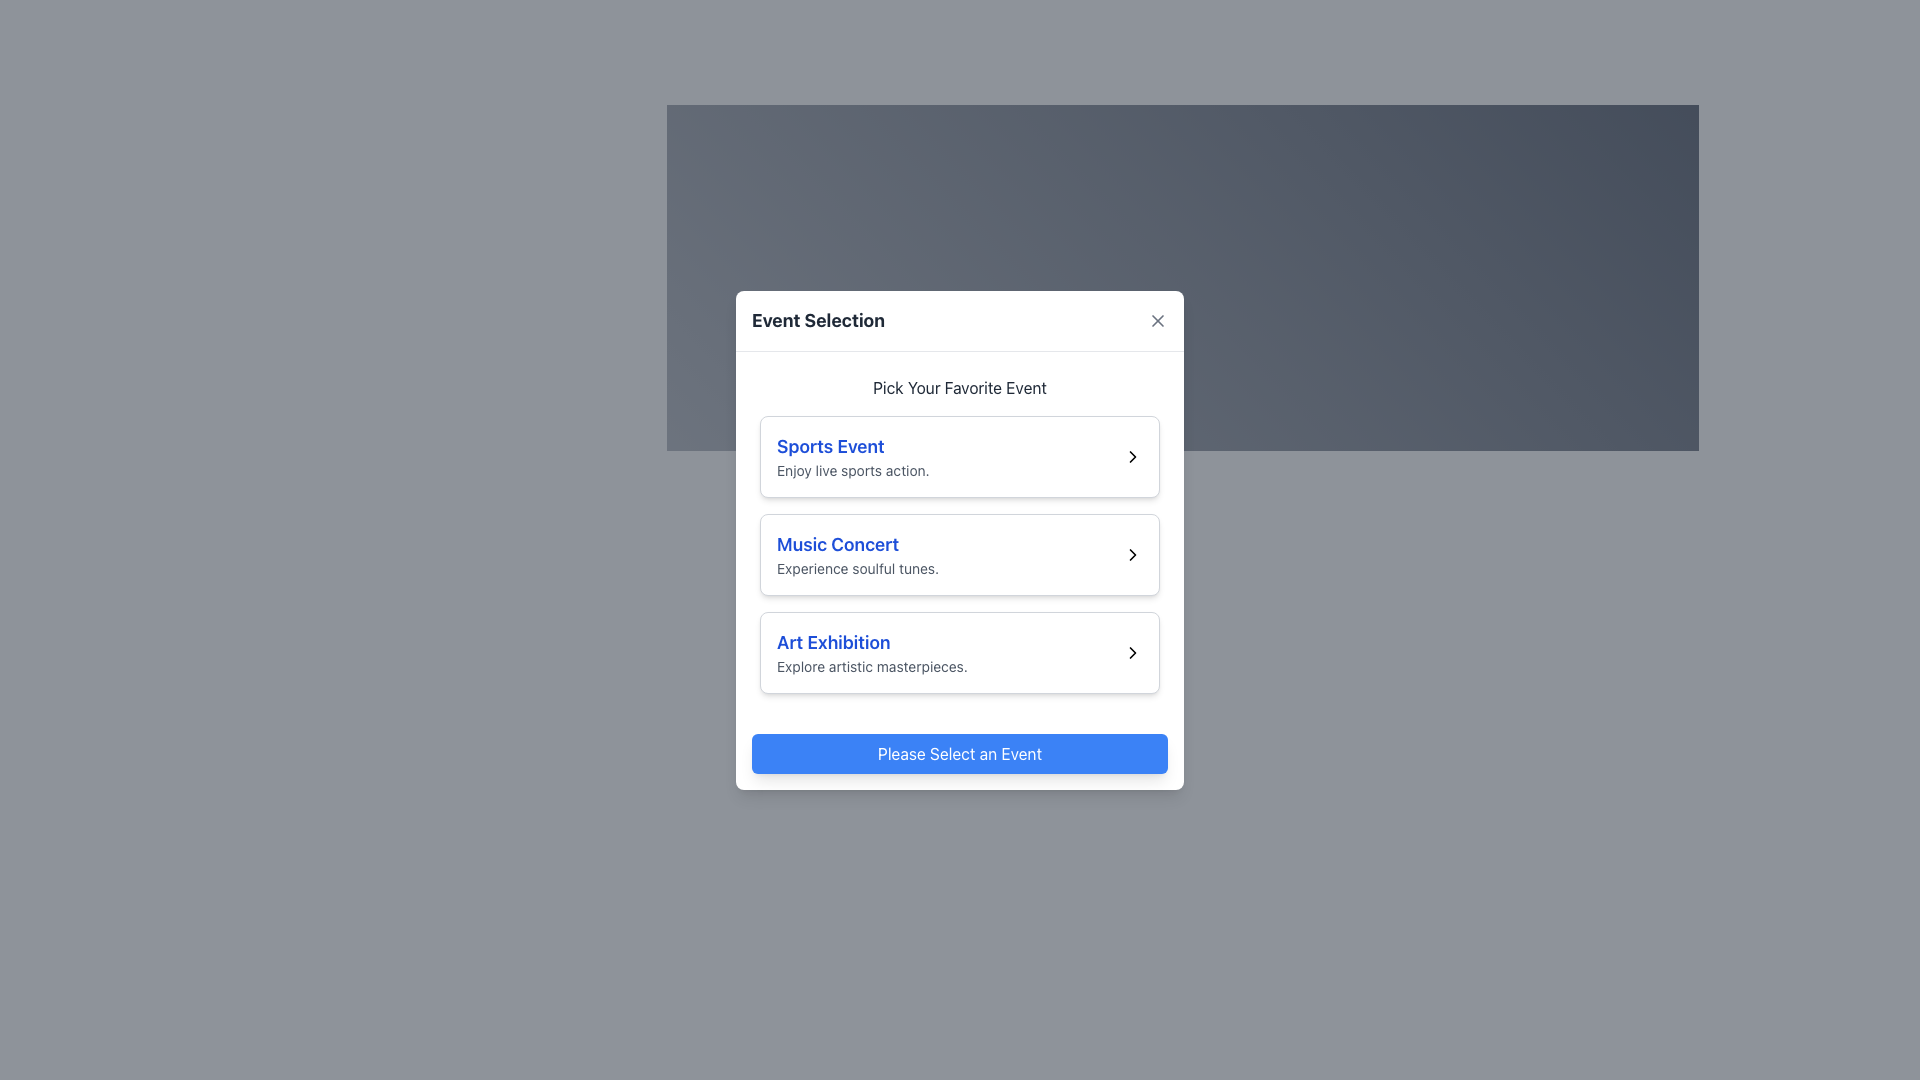 This screenshot has width=1920, height=1080. What do you see at coordinates (818, 319) in the screenshot?
I see `the bold, large text label reading 'Event Selection' located at the top left of the pop-up interface` at bounding box center [818, 319].